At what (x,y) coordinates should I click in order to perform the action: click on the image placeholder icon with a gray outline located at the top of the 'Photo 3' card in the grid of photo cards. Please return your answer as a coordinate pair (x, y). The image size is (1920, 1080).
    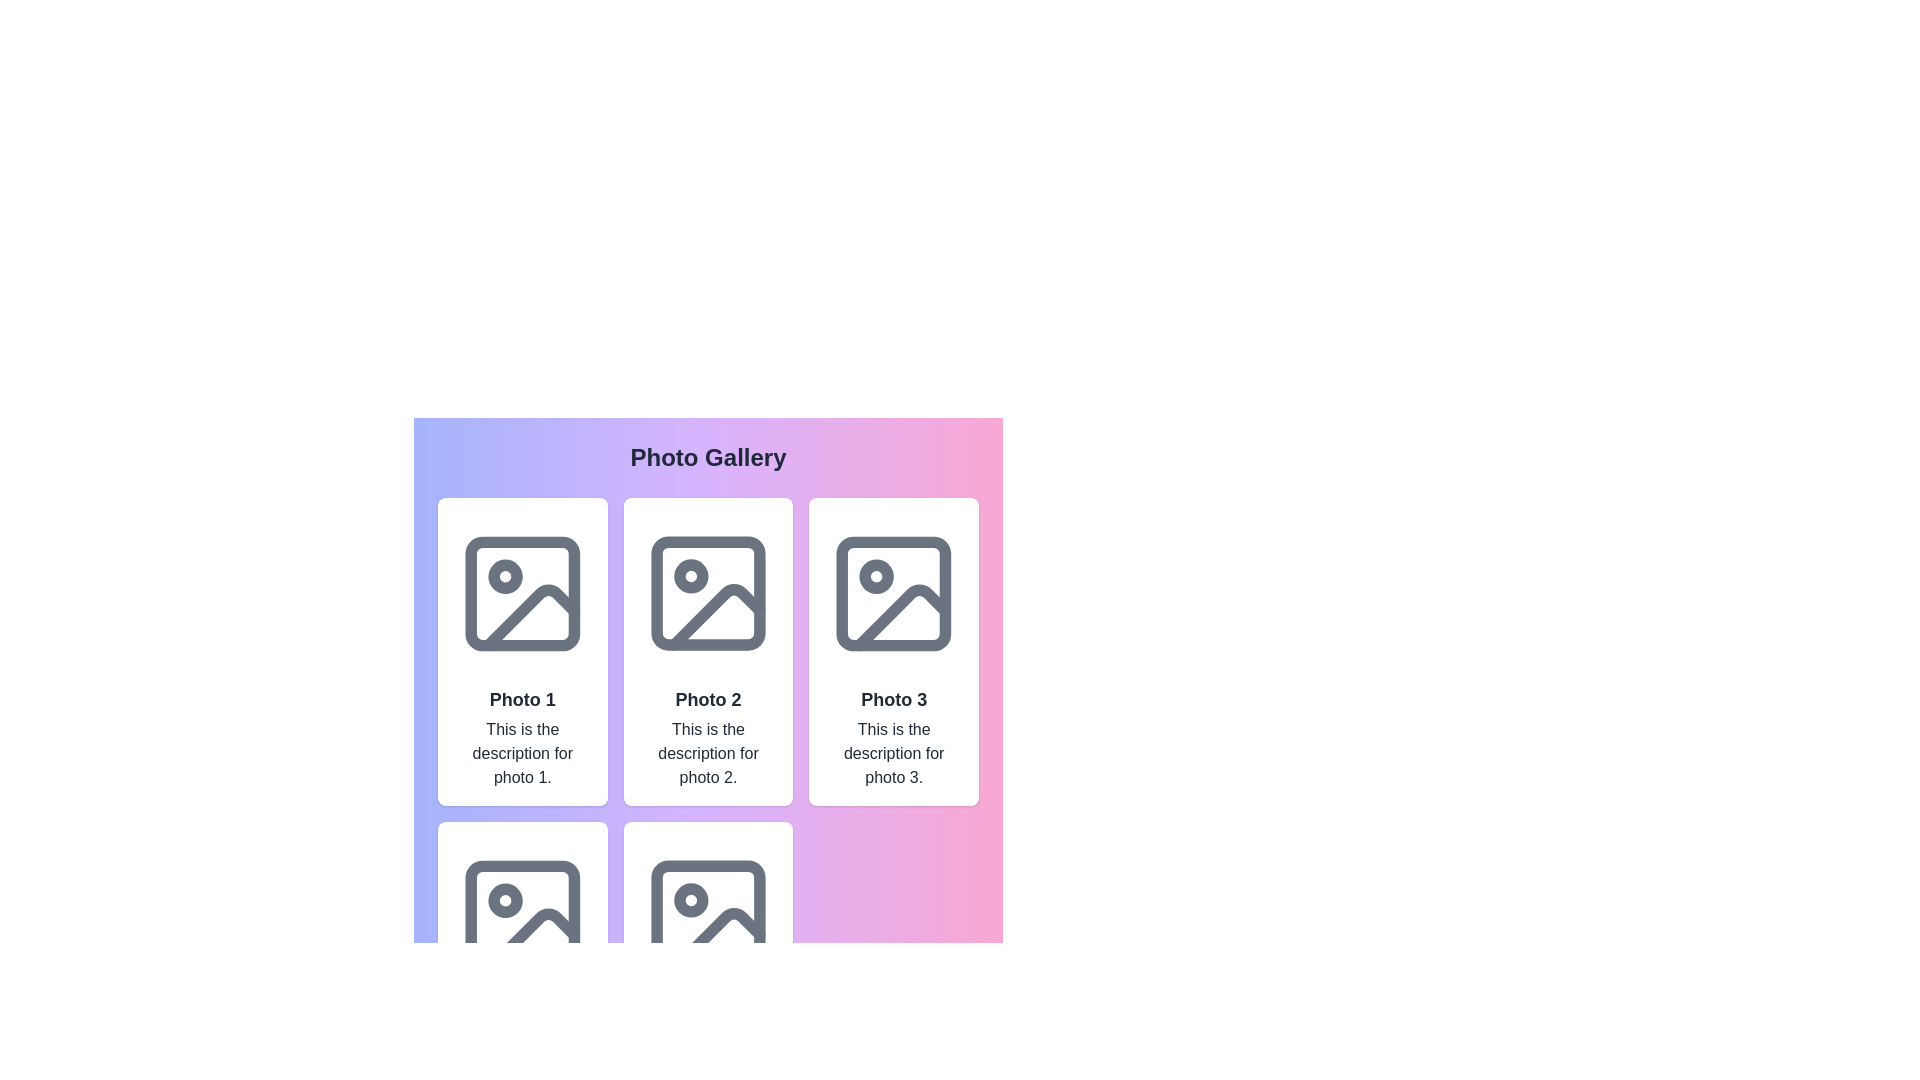
    Looking at the image, I should click on (892, 593).